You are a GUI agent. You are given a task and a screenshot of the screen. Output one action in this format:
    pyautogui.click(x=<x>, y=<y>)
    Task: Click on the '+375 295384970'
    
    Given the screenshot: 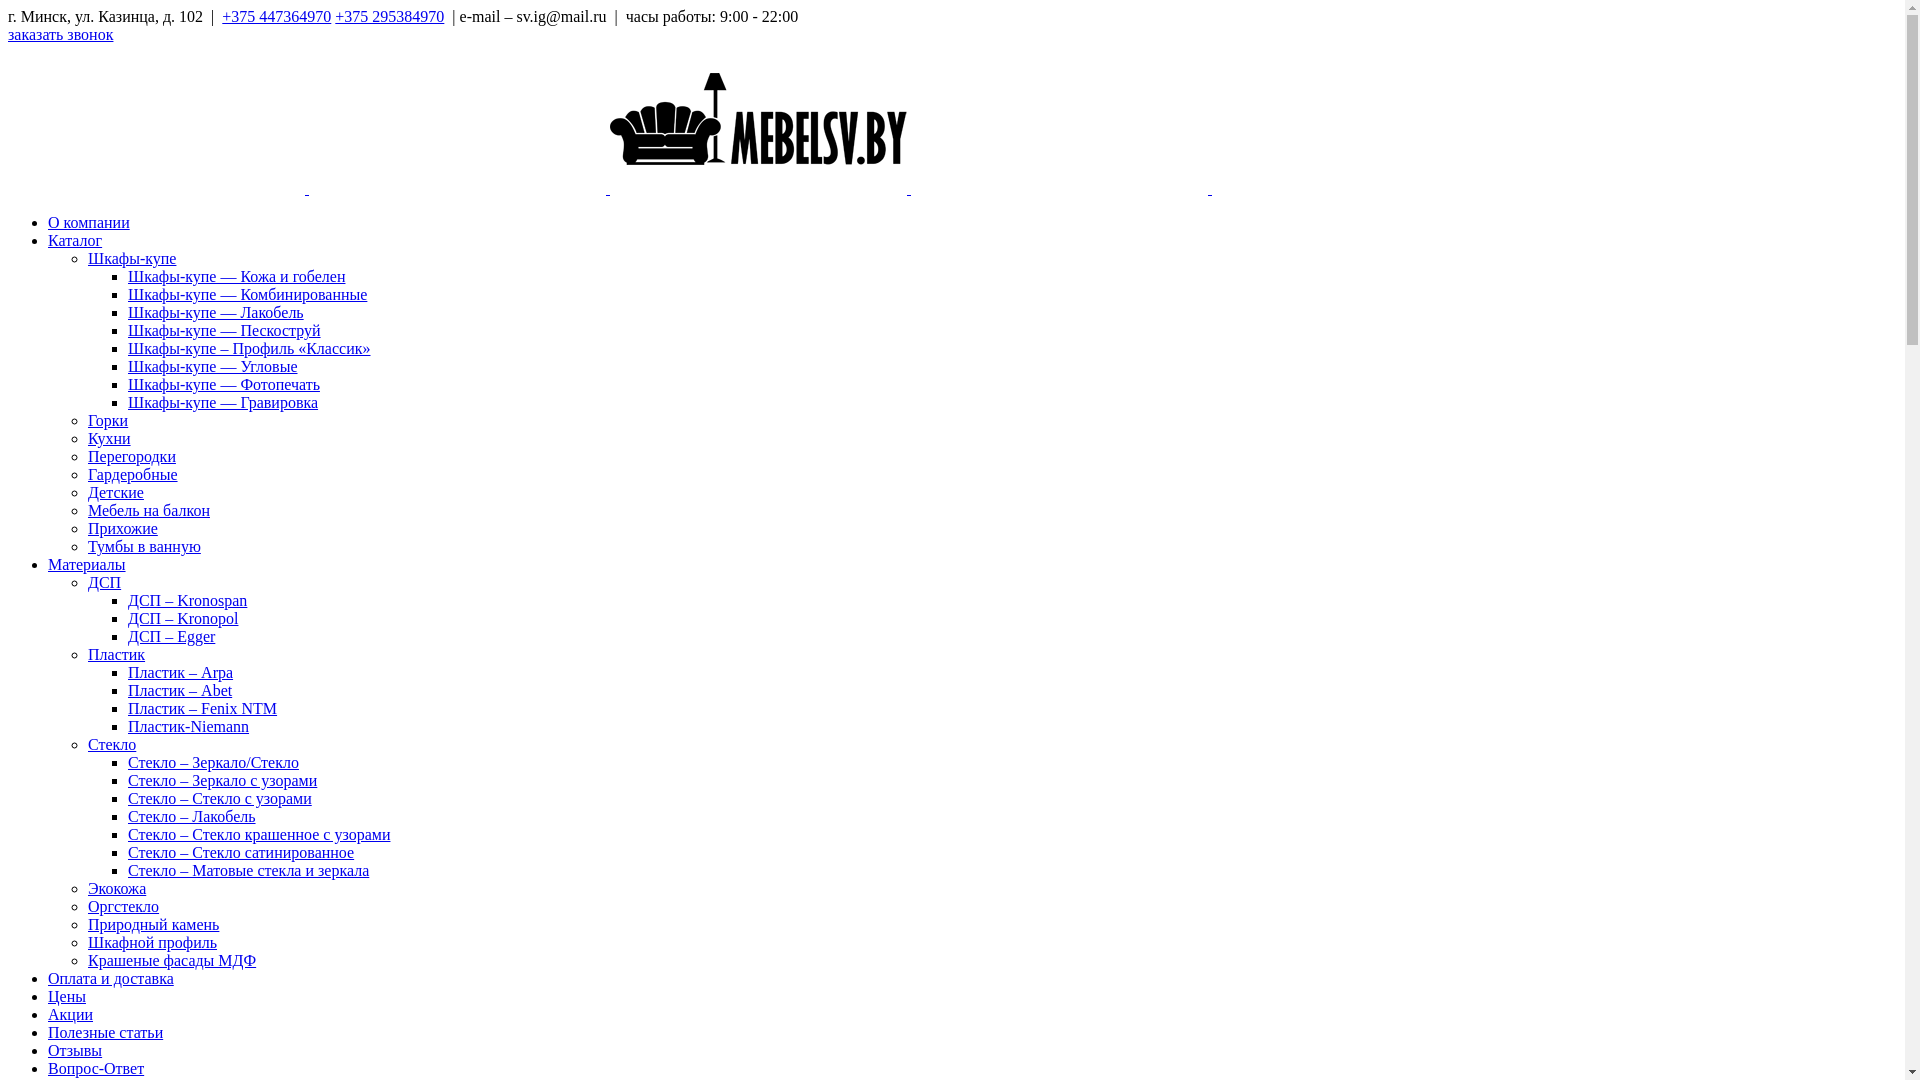 What is the action you would take?
    pyautogui.click(x=389, y=16)
    